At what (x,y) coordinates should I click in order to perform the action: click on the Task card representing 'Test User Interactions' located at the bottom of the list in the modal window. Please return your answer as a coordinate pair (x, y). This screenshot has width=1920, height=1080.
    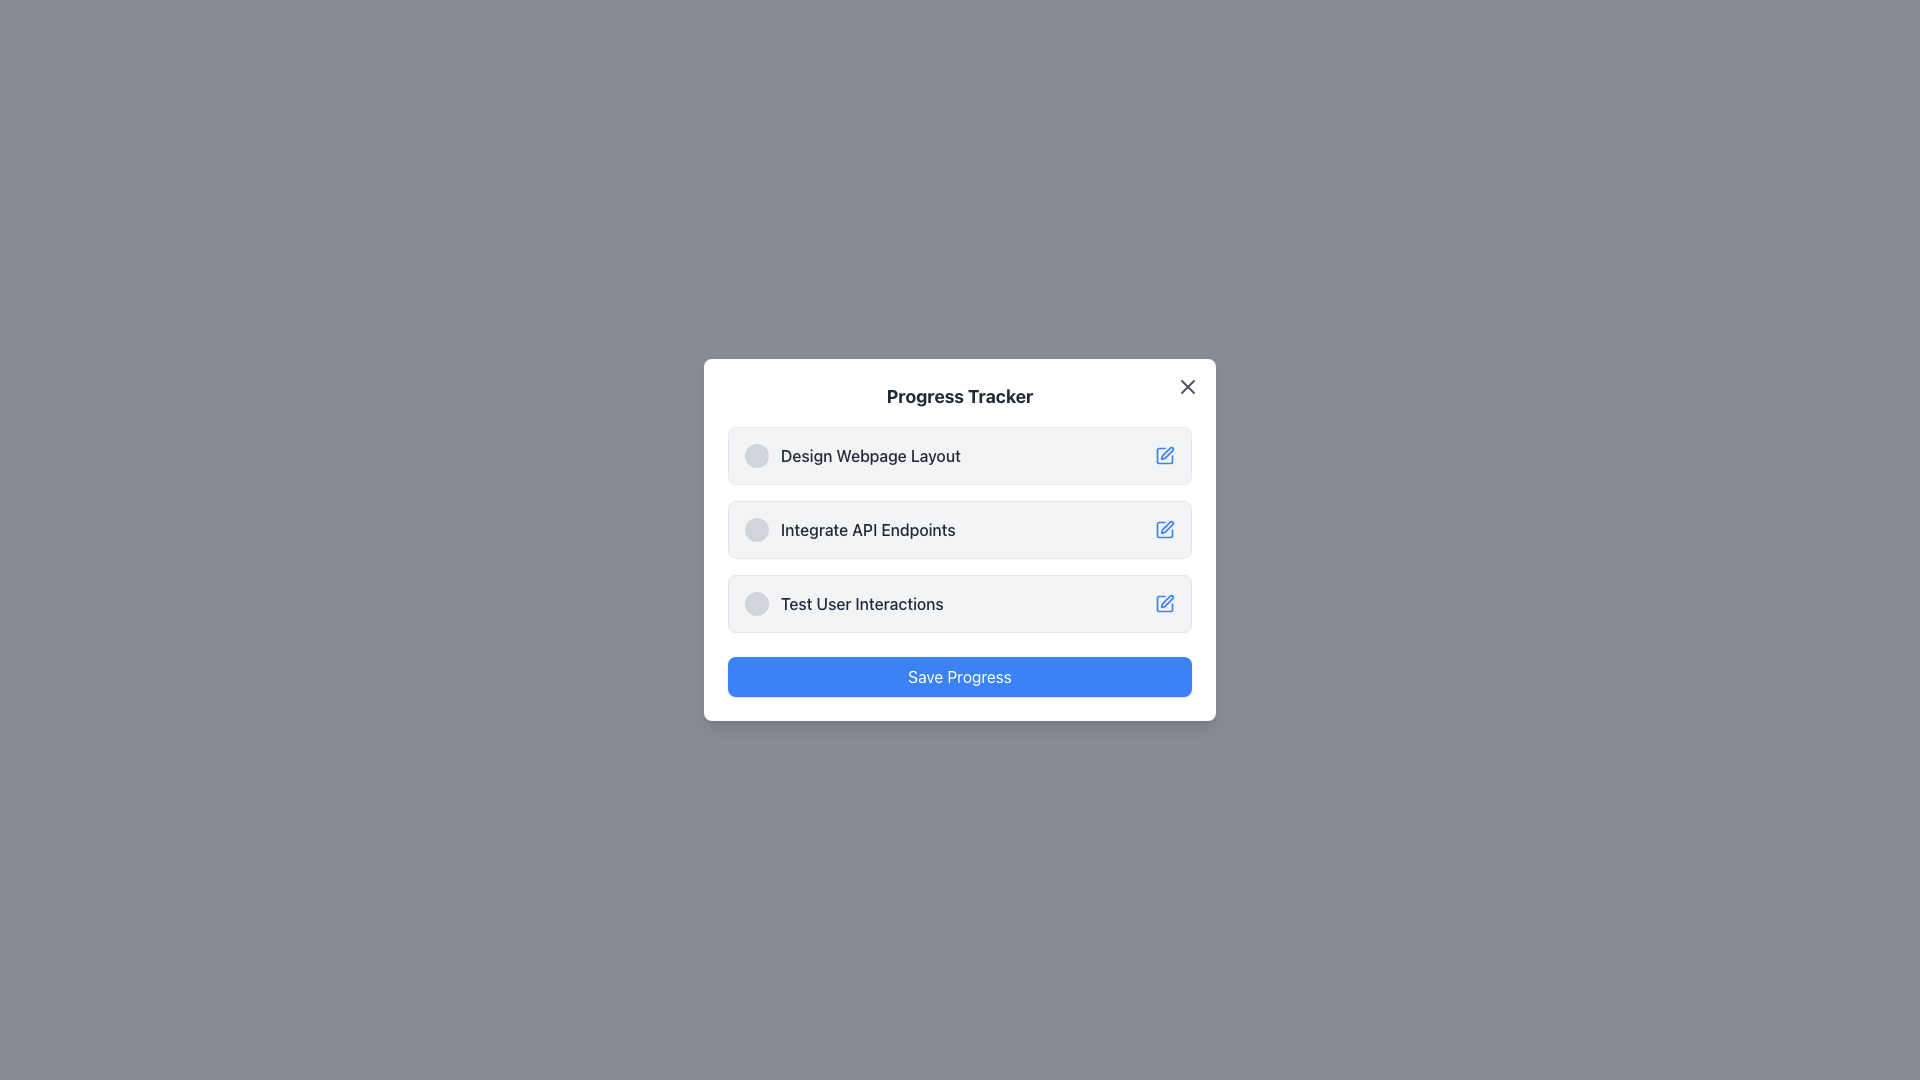
    Looking at the image, I should click on (960, 603).